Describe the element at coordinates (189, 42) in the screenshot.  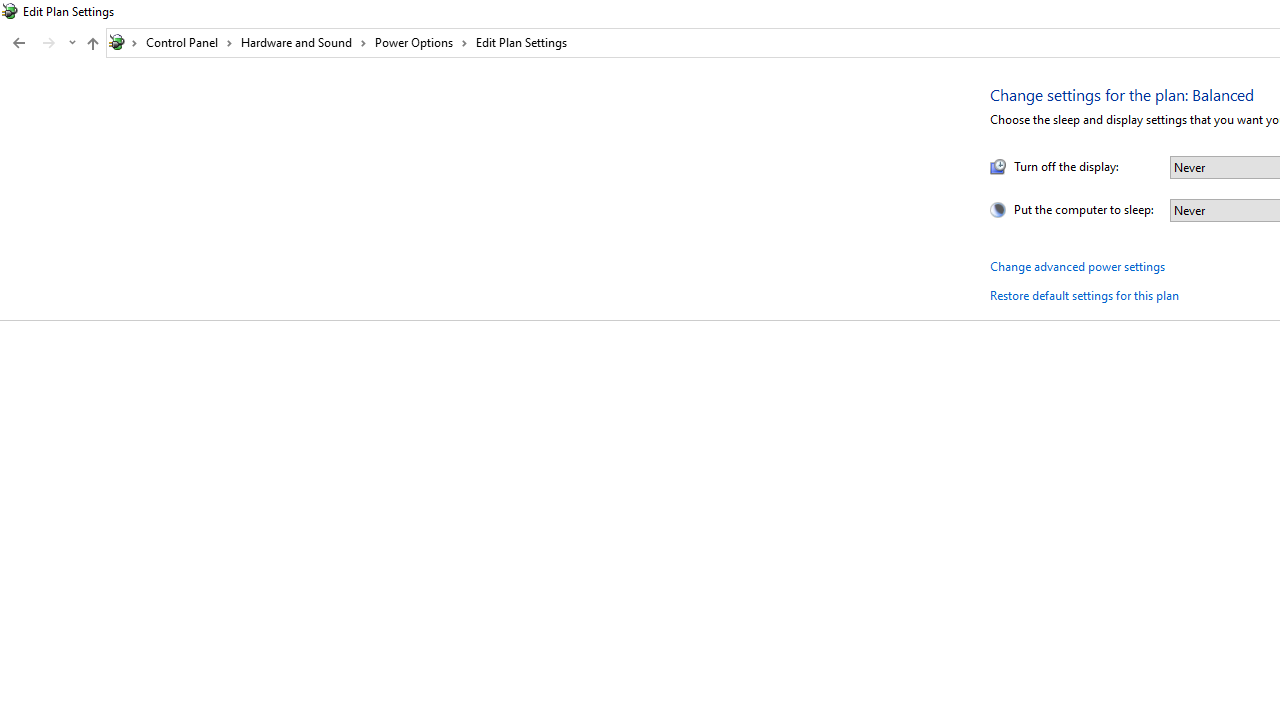
I see `'Control Panel'` at that location.